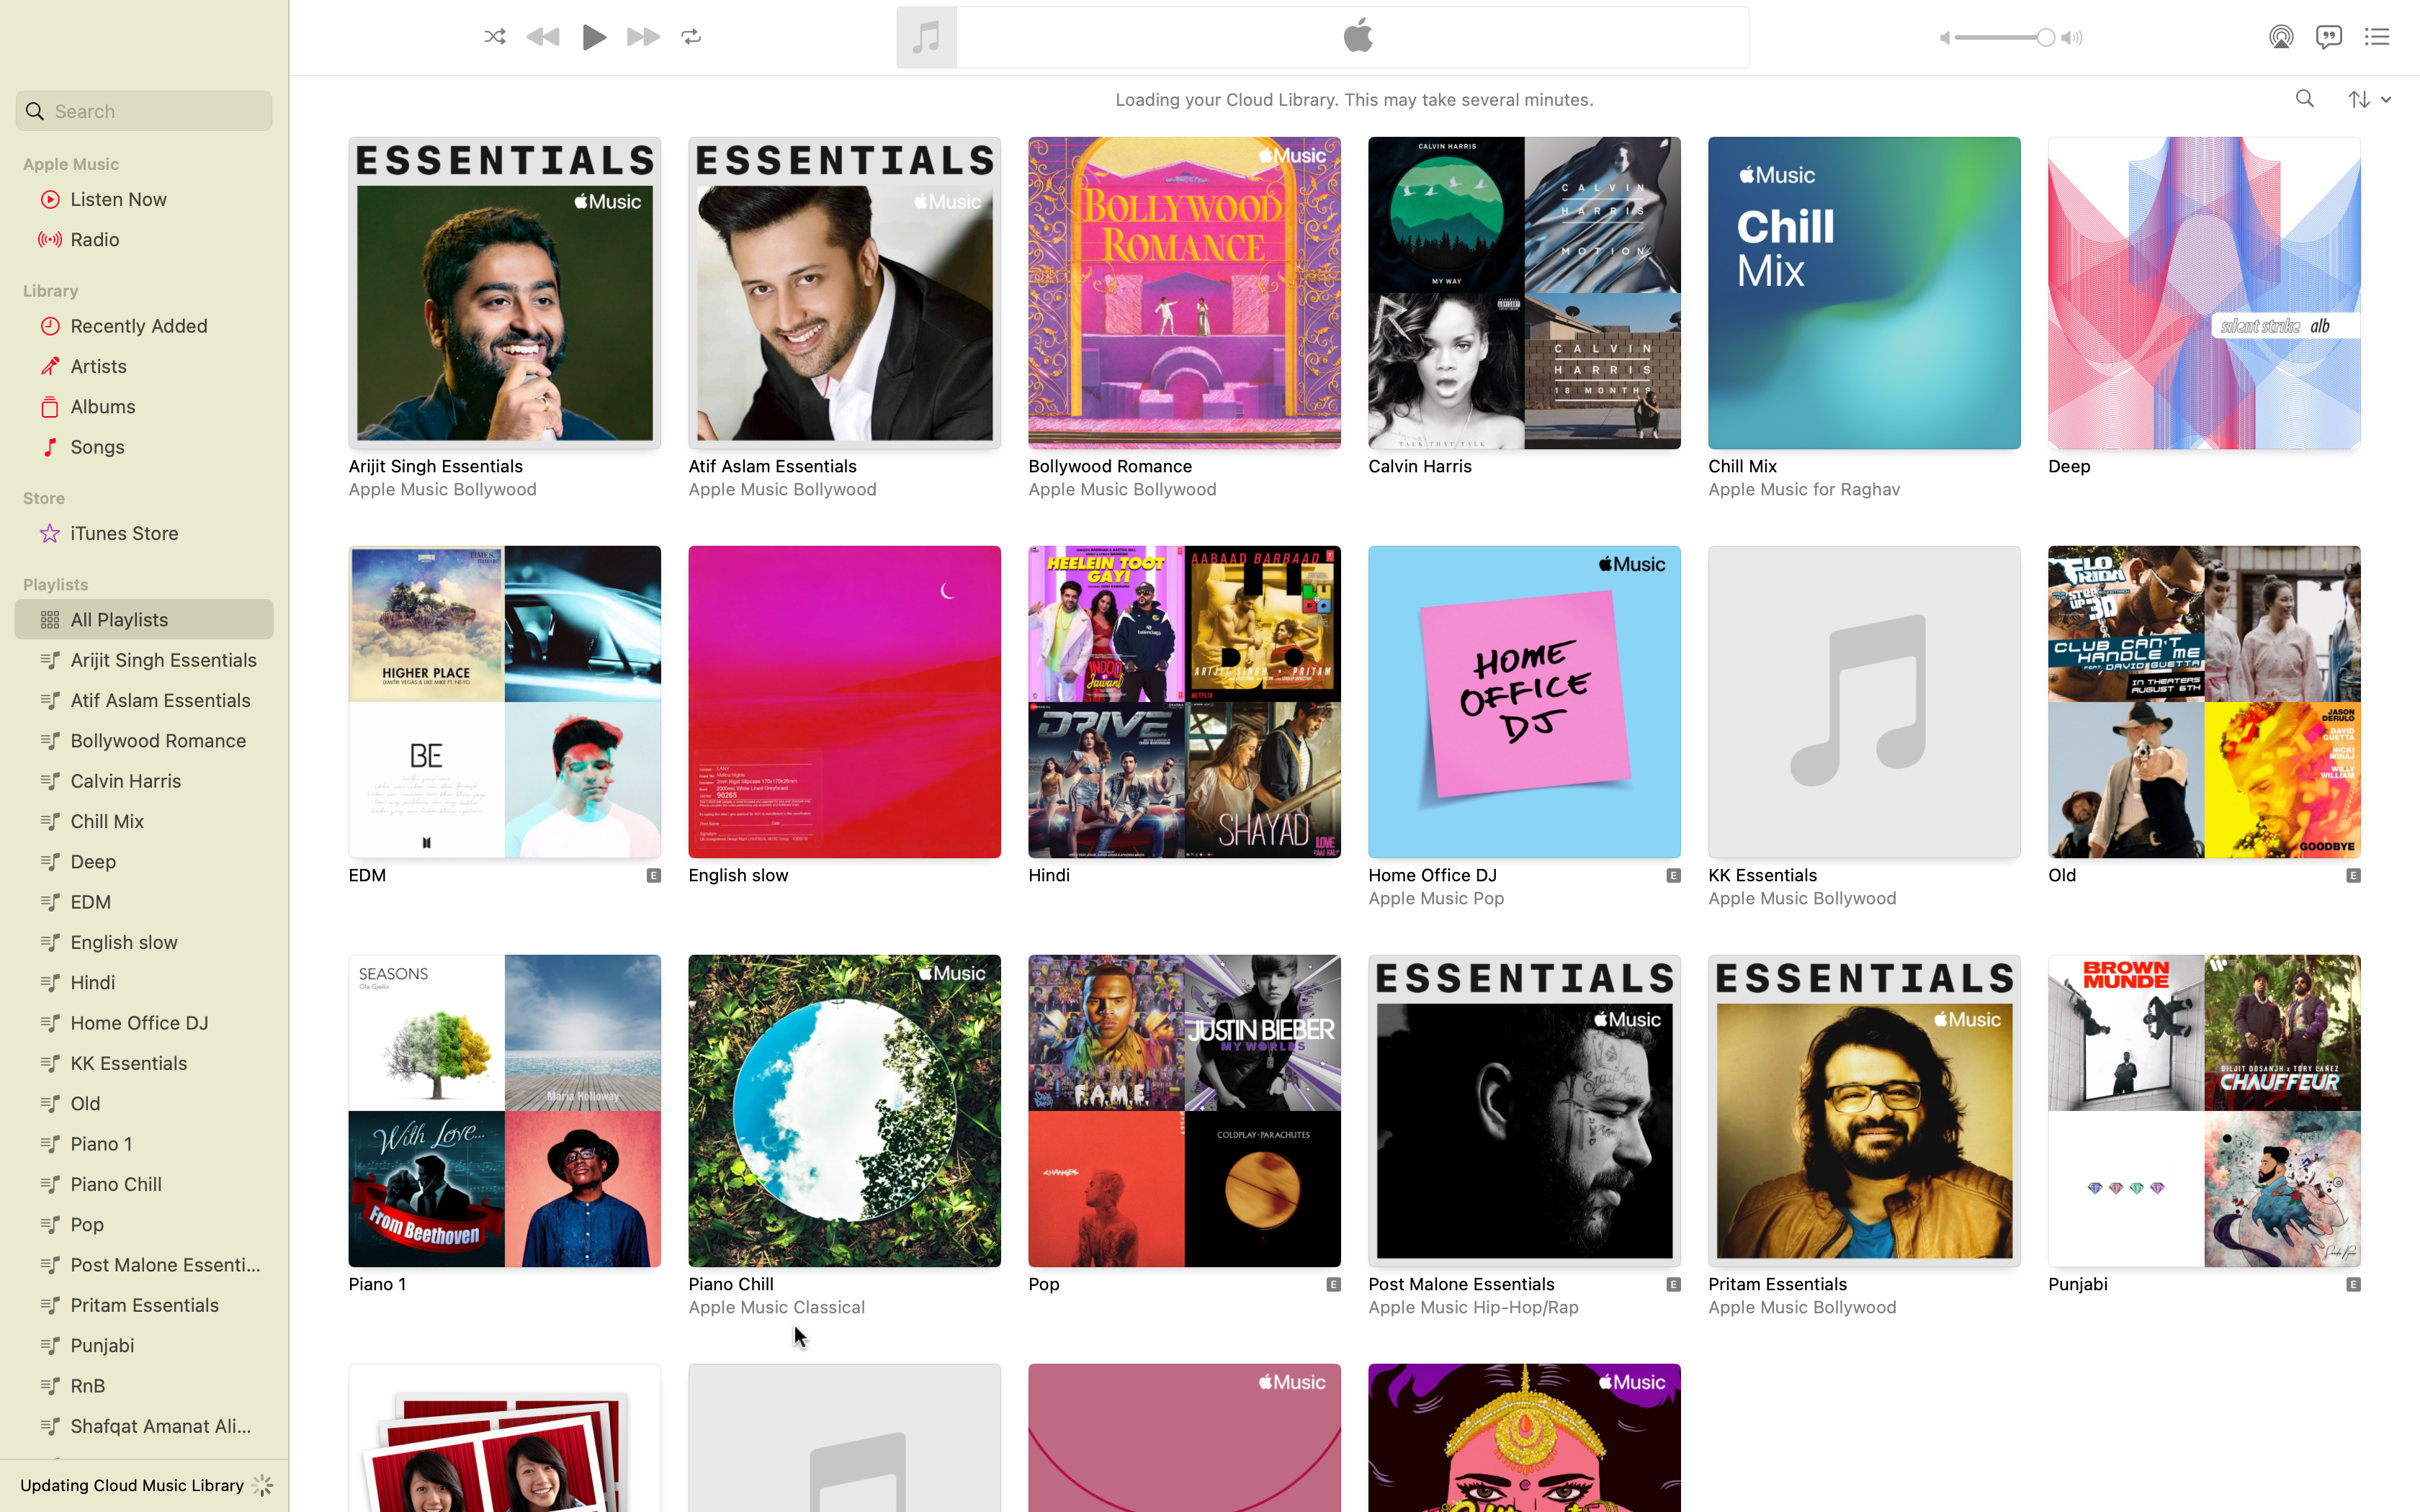  Describe the element at coordinates (4560490, 1669248) in the screenshot. I see `Locate the "Stuck on You" playlist by scrolling downwards` at that location.